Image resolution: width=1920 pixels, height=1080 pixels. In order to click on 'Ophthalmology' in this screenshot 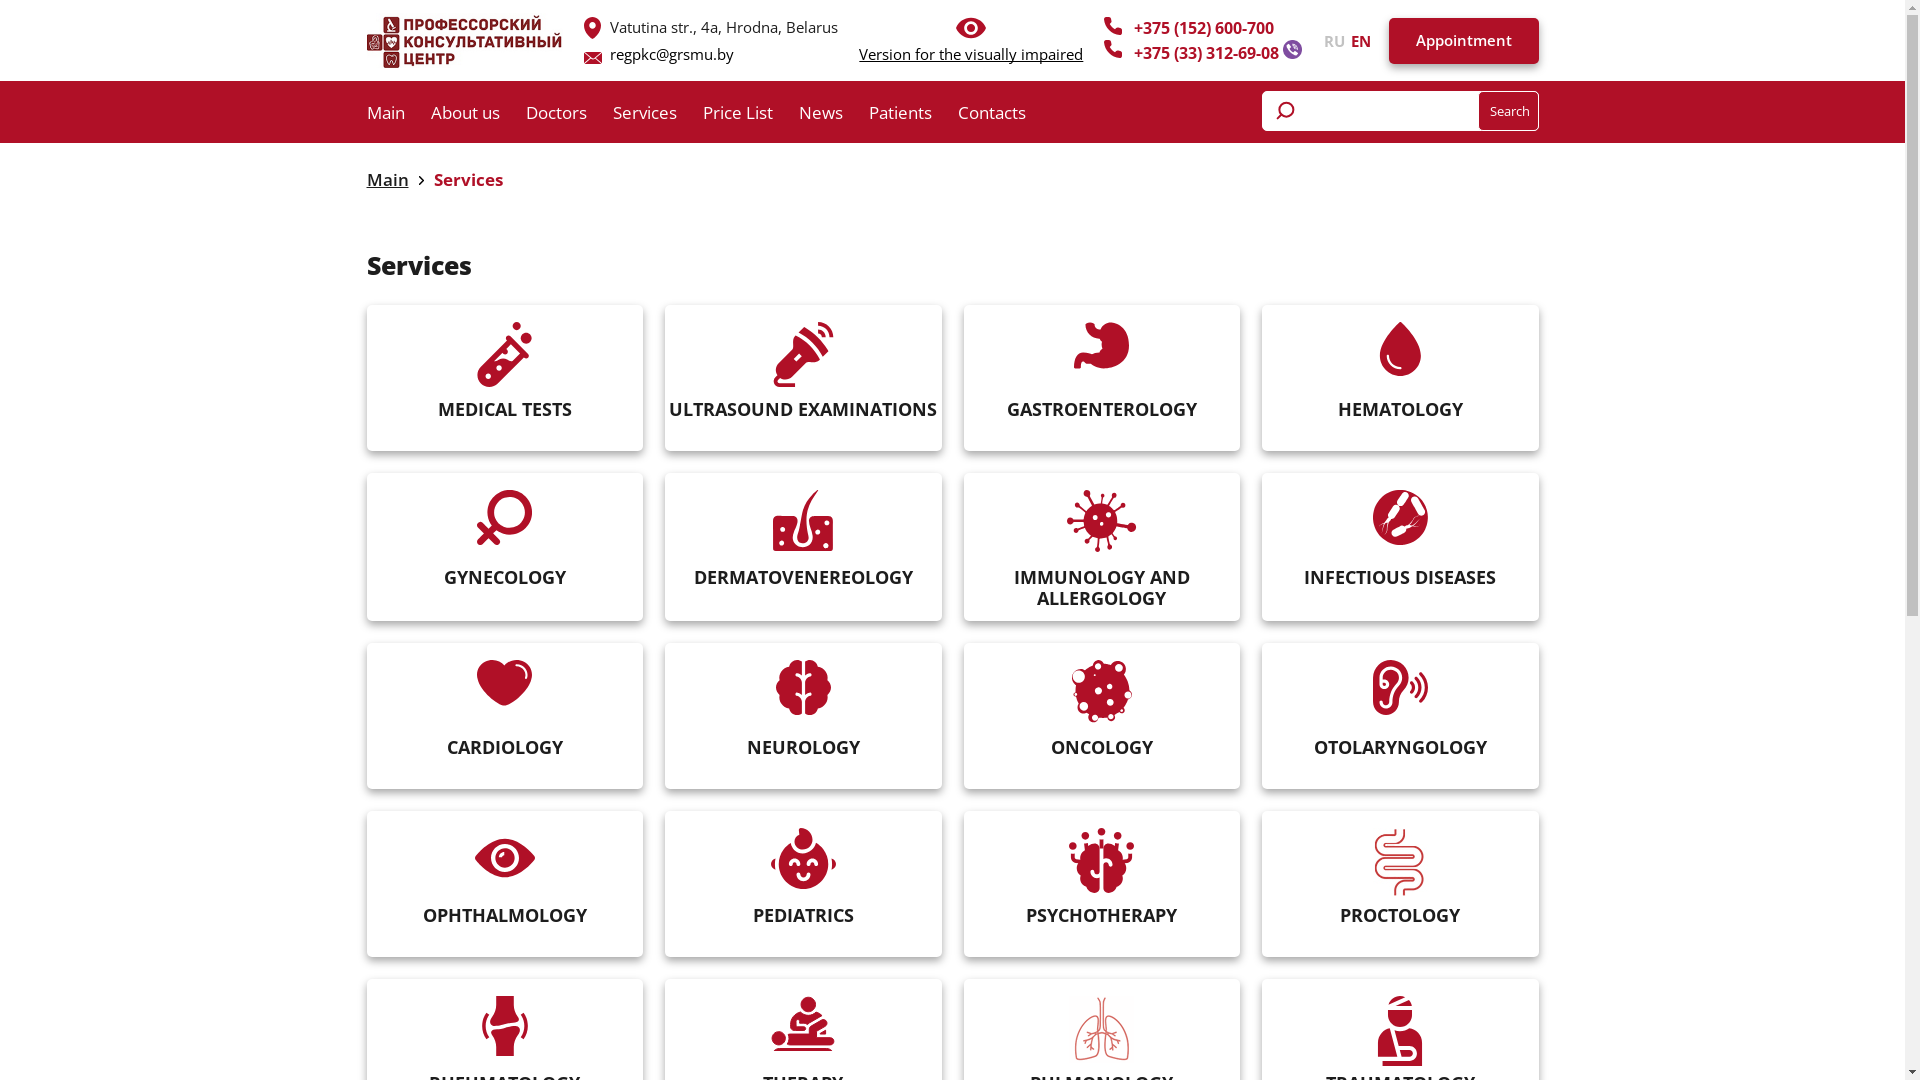, I will do `click(504, 856)`.